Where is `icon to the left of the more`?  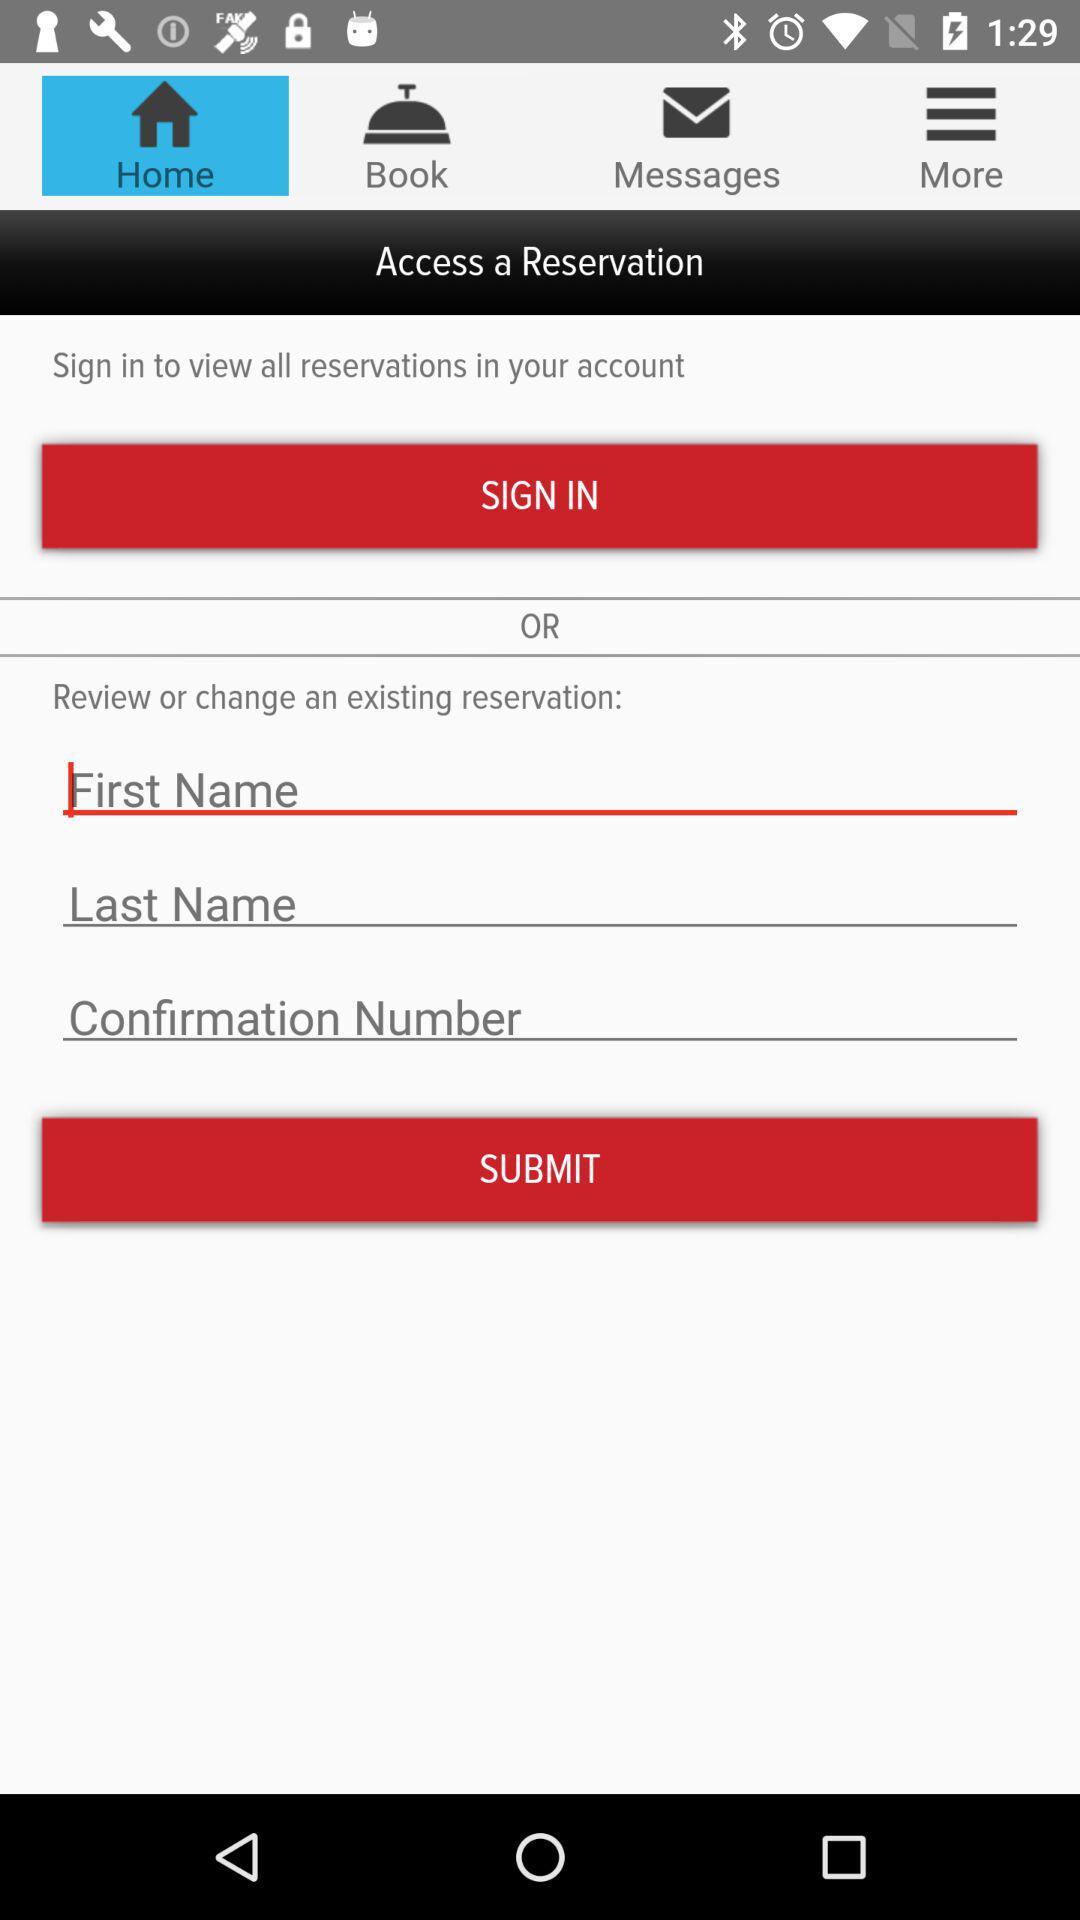 icon to the left of the more is located at coordinates (695, 135).